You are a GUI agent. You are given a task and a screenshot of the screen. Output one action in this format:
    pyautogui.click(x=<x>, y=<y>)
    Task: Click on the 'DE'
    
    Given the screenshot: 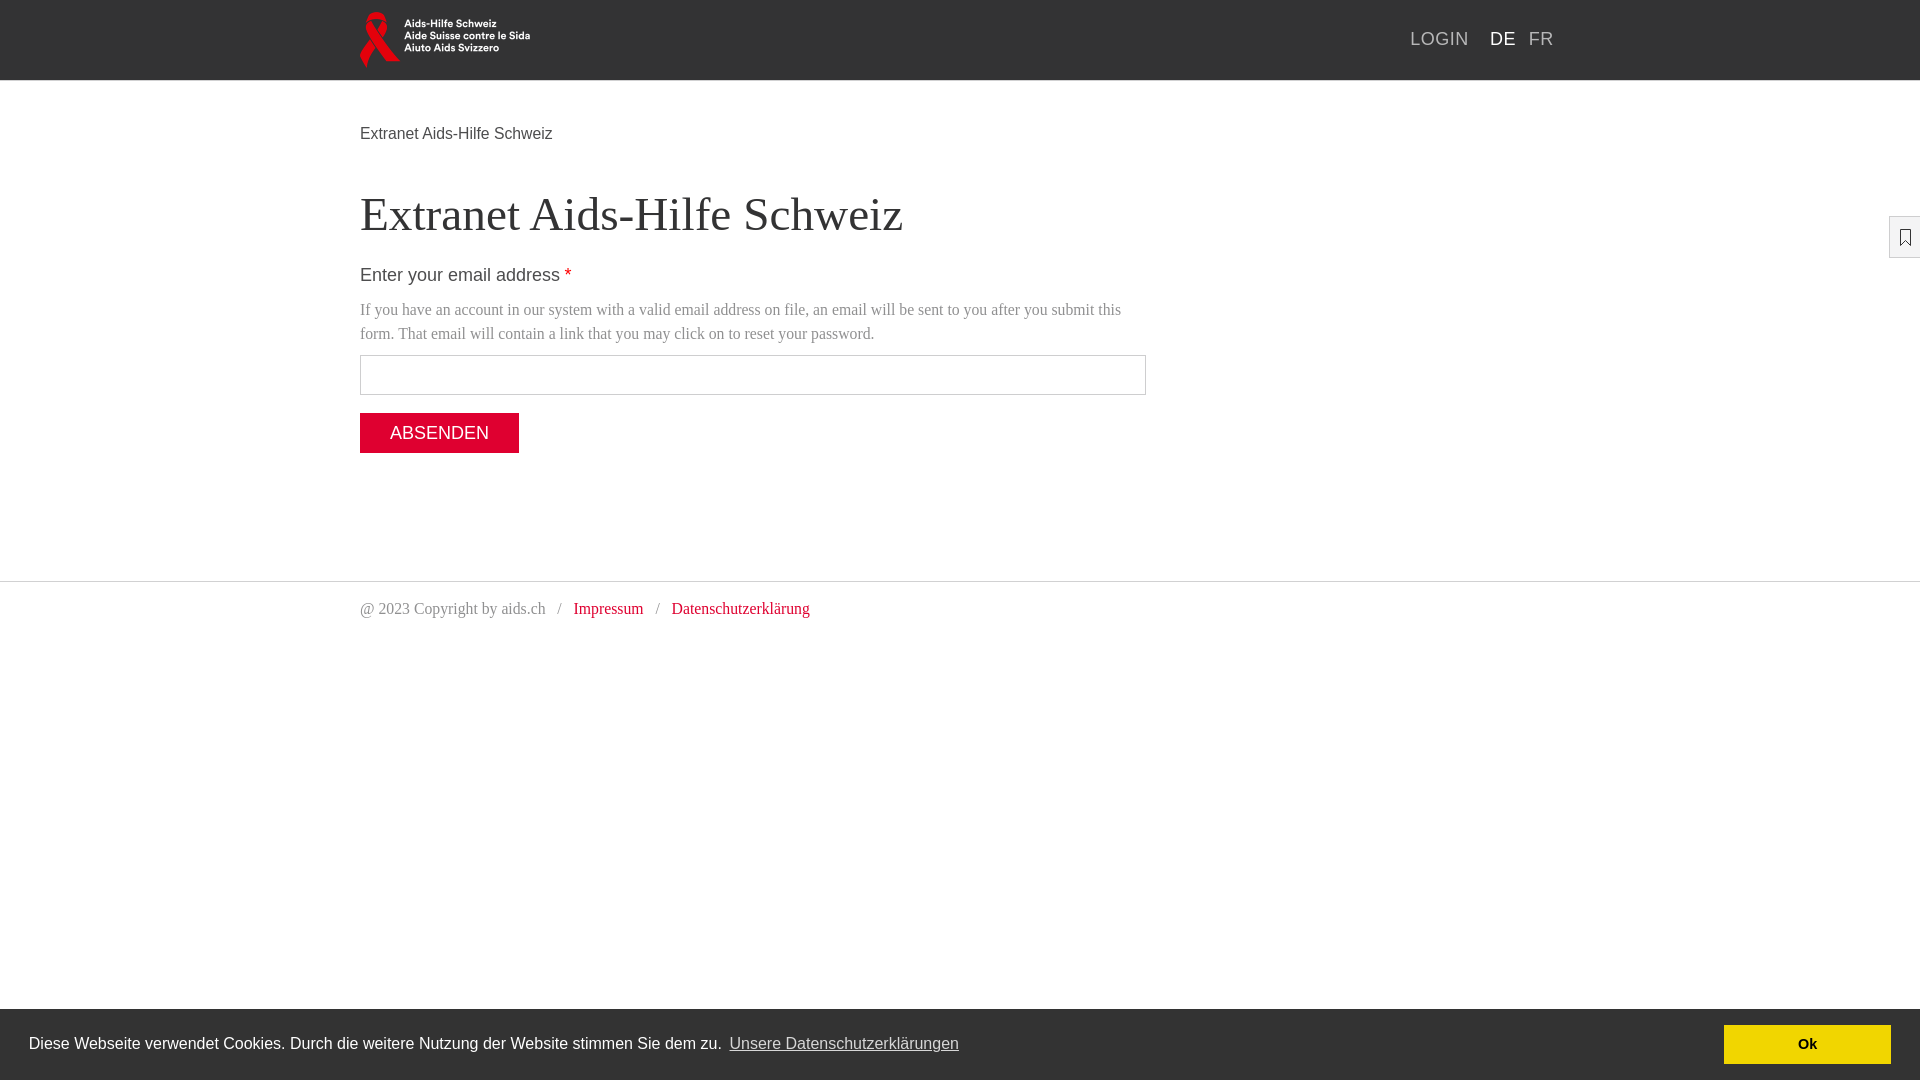 What is the action you would take?
    pyautogui.click(x=1503, y=39)
    